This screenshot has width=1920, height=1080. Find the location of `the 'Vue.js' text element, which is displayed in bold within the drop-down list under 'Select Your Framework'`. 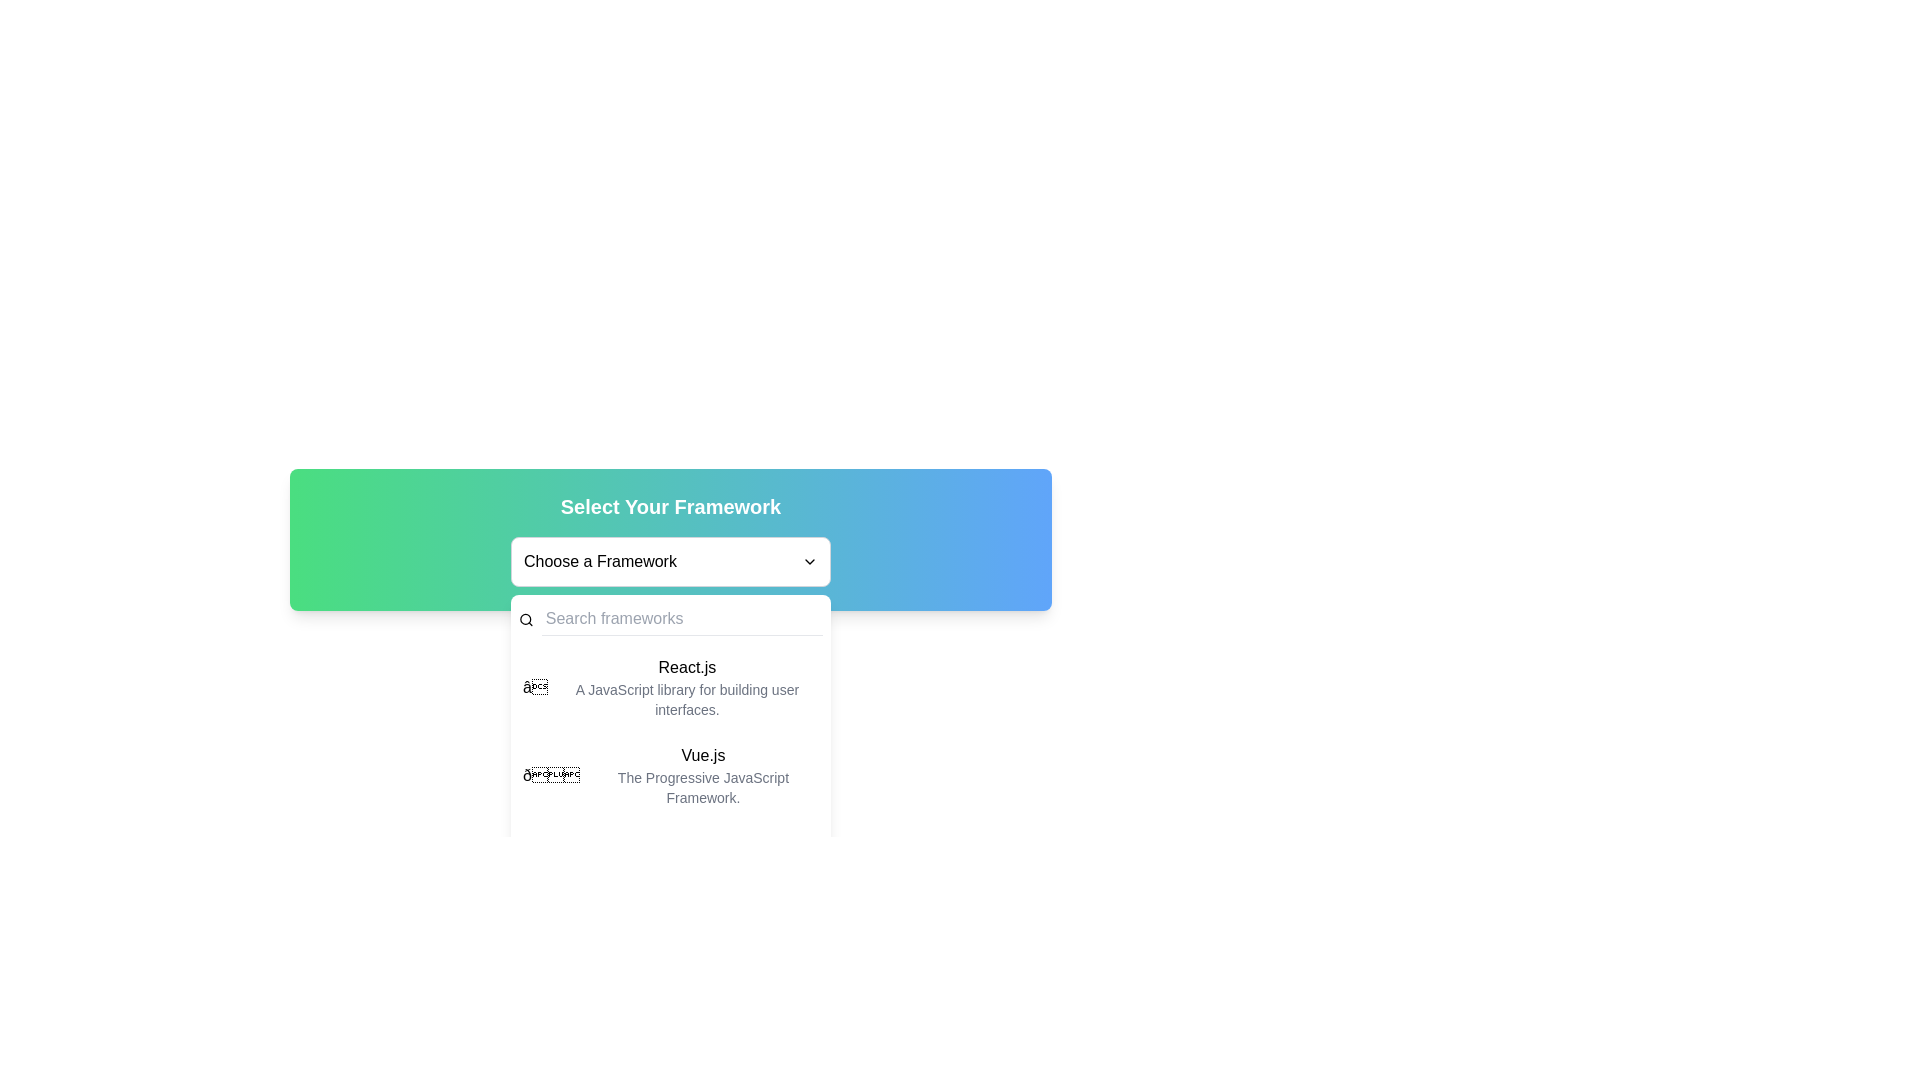

the 'Vue.js' text element, which is displayed in bold within the drop-down list under 'Select Your Framework' is located at coordinates (703, 756).